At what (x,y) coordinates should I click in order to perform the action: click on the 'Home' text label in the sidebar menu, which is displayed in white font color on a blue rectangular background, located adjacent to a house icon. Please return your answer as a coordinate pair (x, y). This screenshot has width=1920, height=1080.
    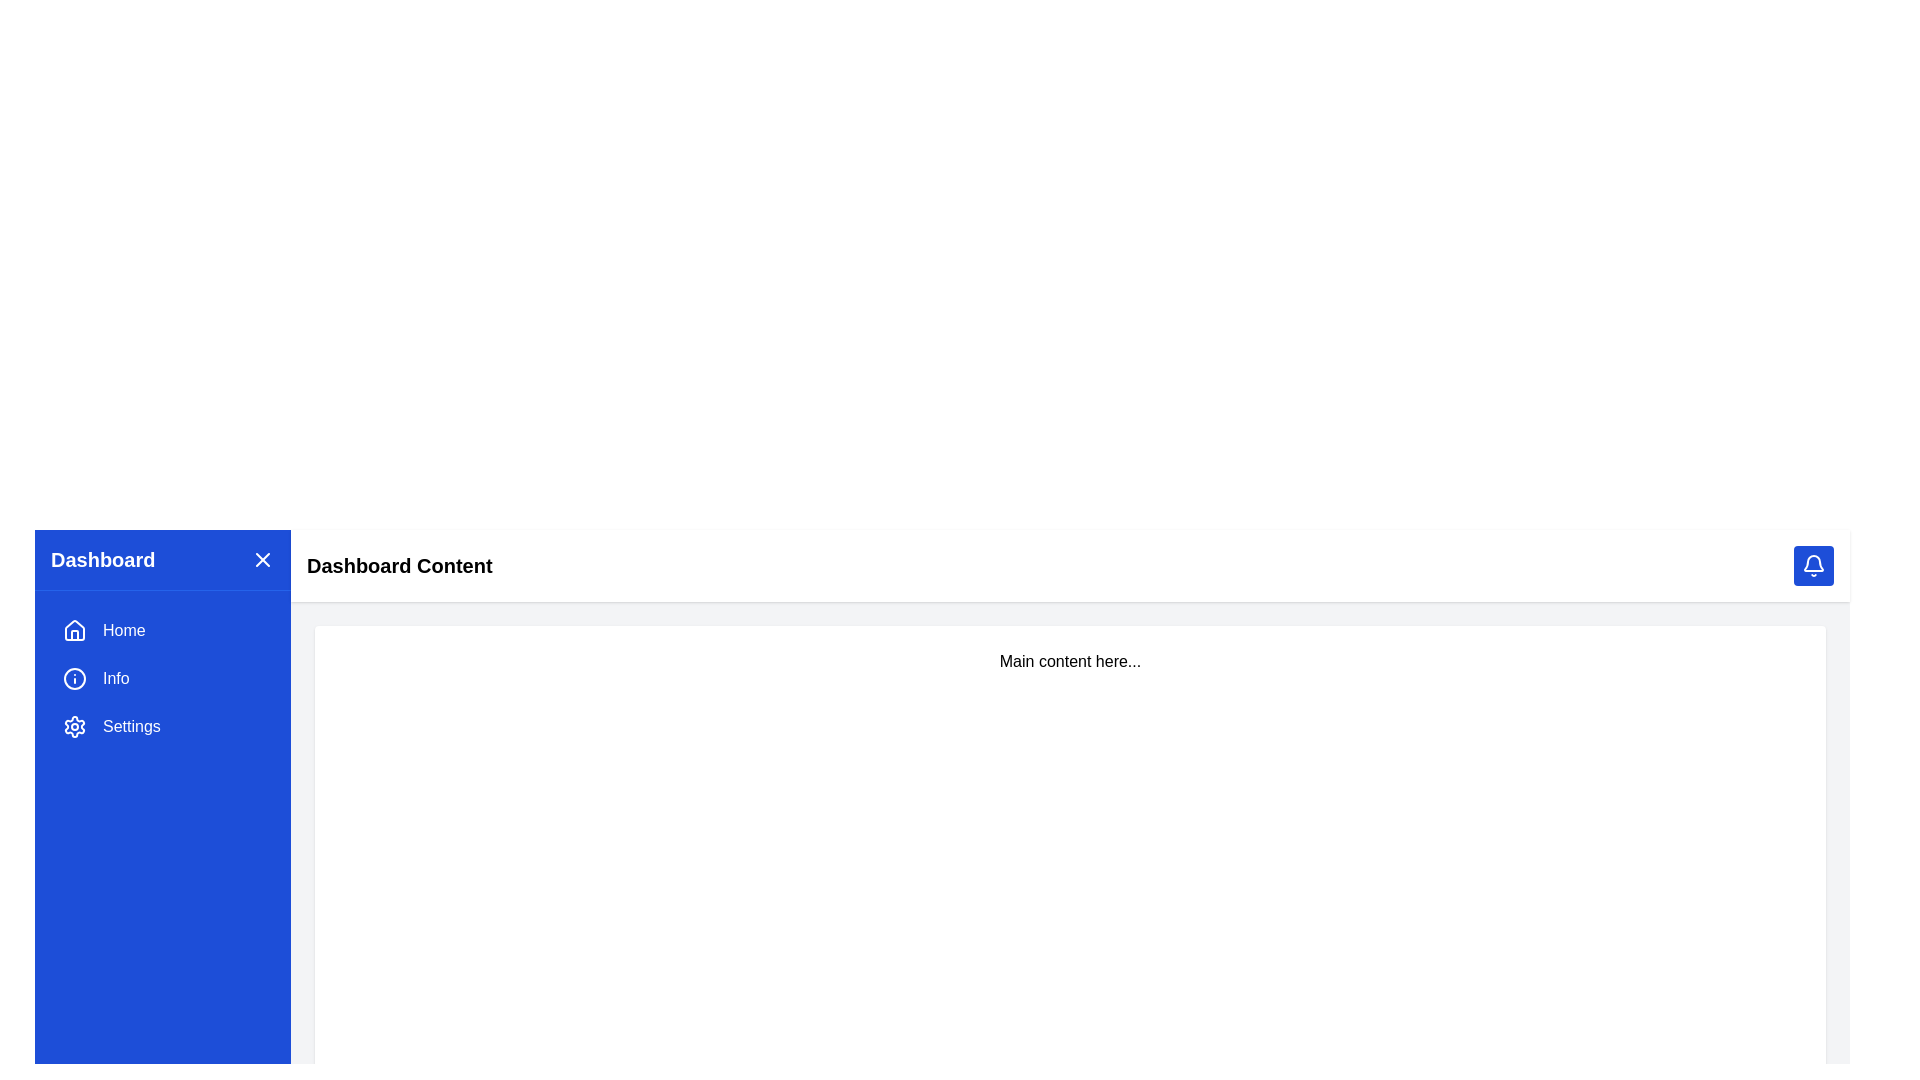
    Looking at the image, I should click on (123, 631).